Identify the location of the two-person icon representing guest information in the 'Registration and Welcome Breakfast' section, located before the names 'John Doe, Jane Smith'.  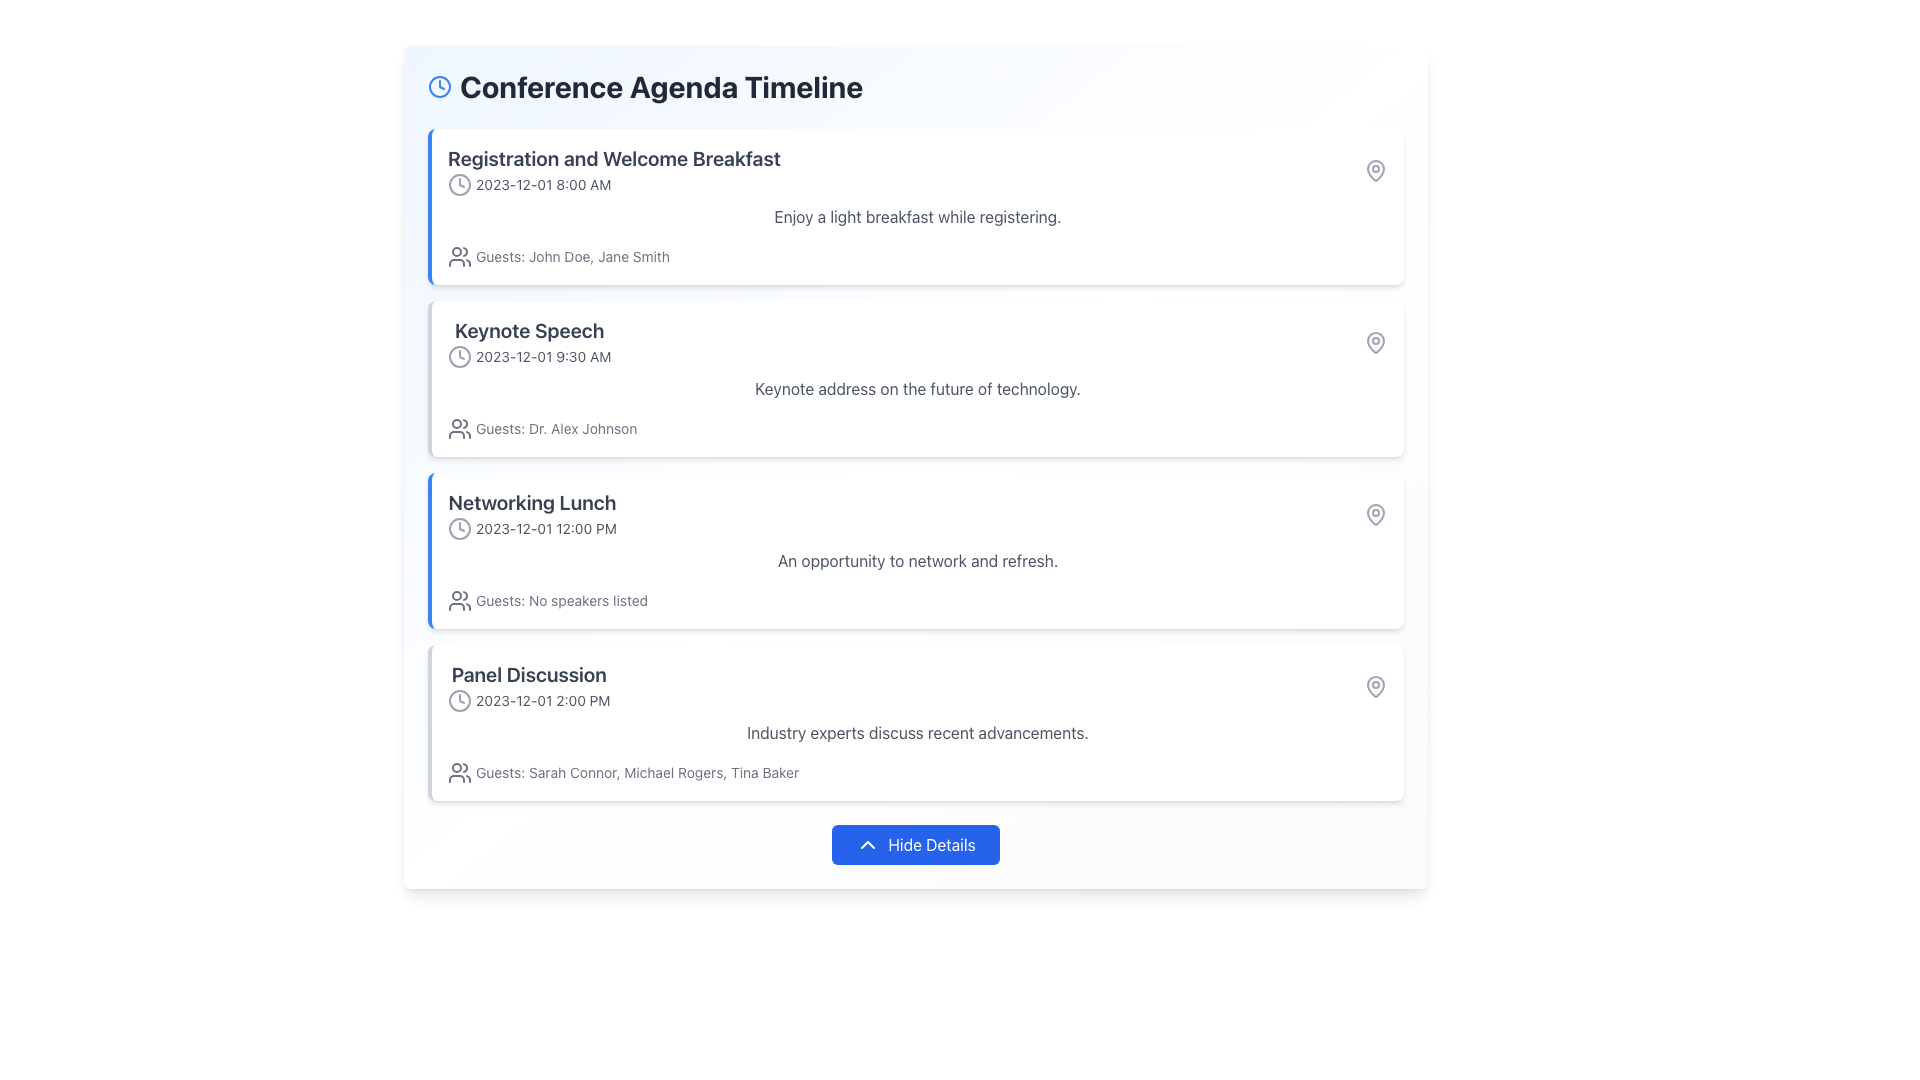
(459, 256).